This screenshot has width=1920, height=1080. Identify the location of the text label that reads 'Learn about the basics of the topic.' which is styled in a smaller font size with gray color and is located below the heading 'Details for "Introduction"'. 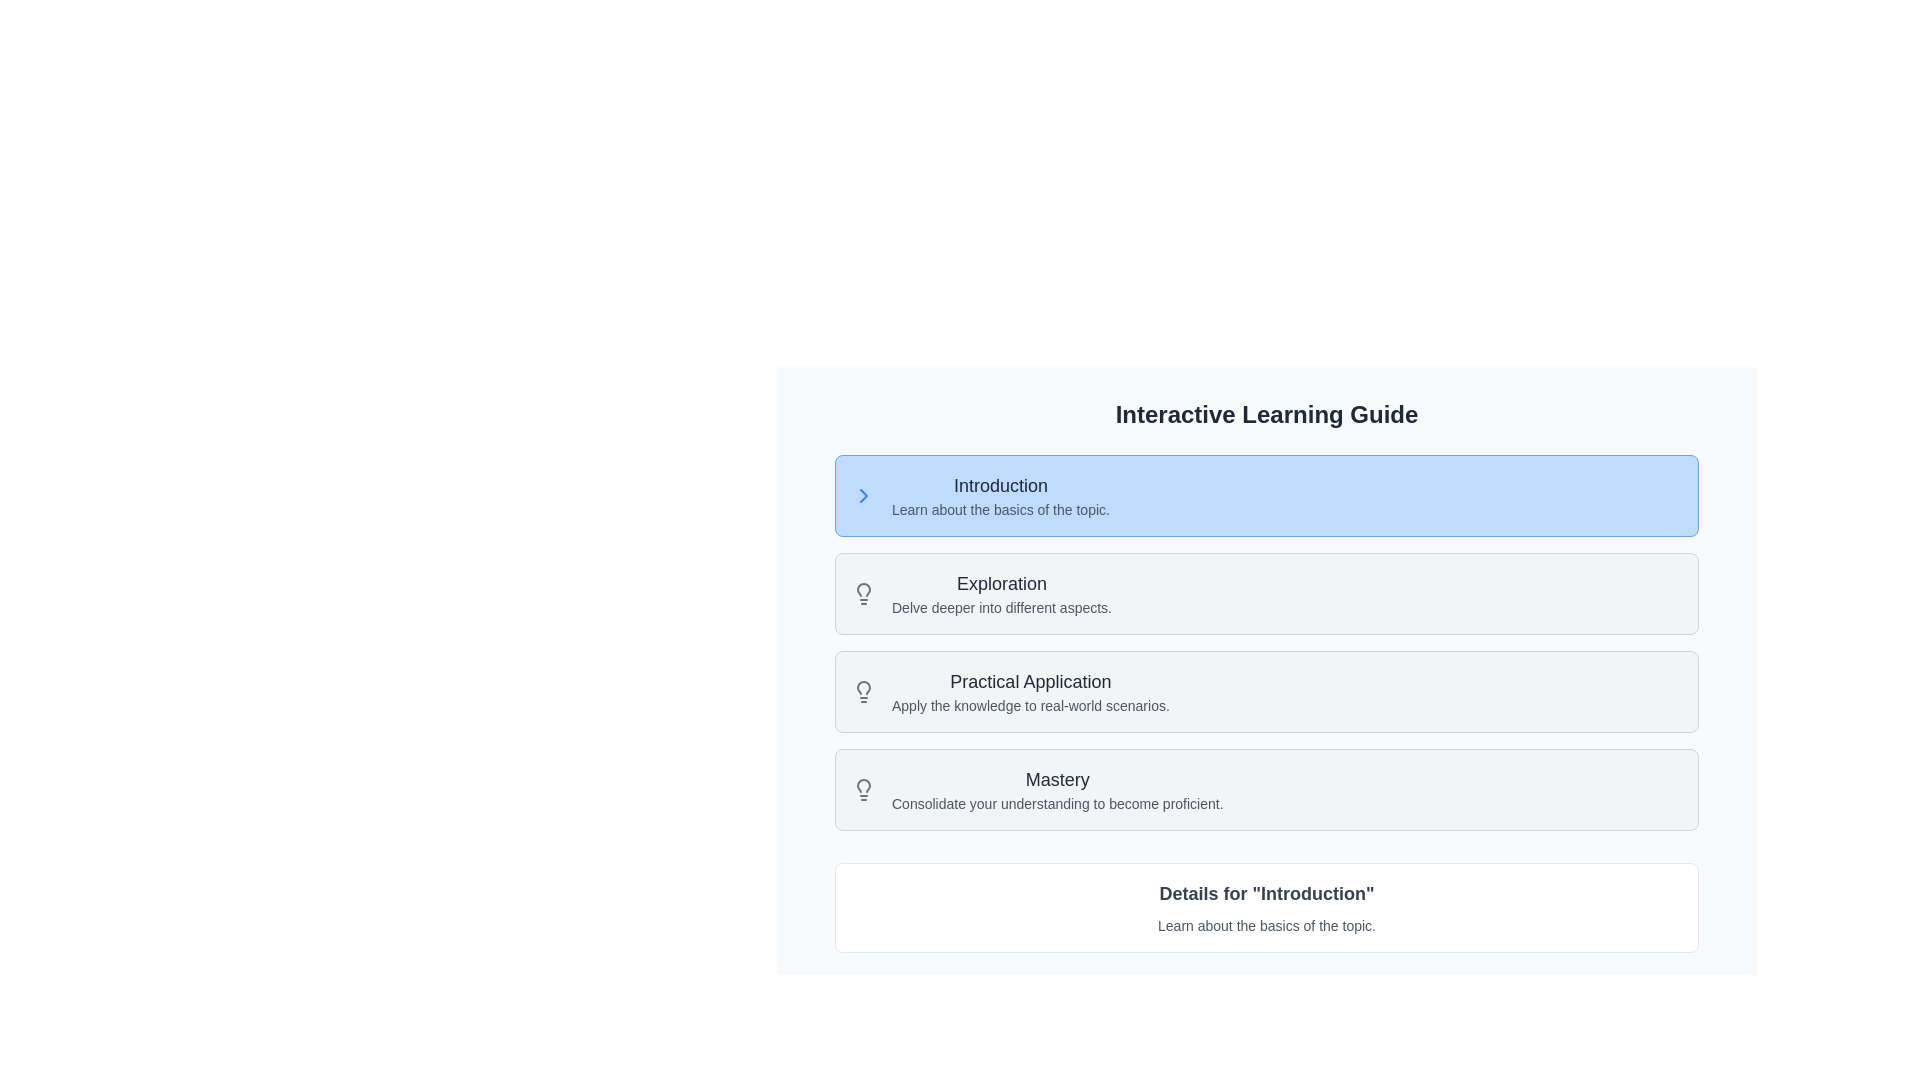
(1266, 925).